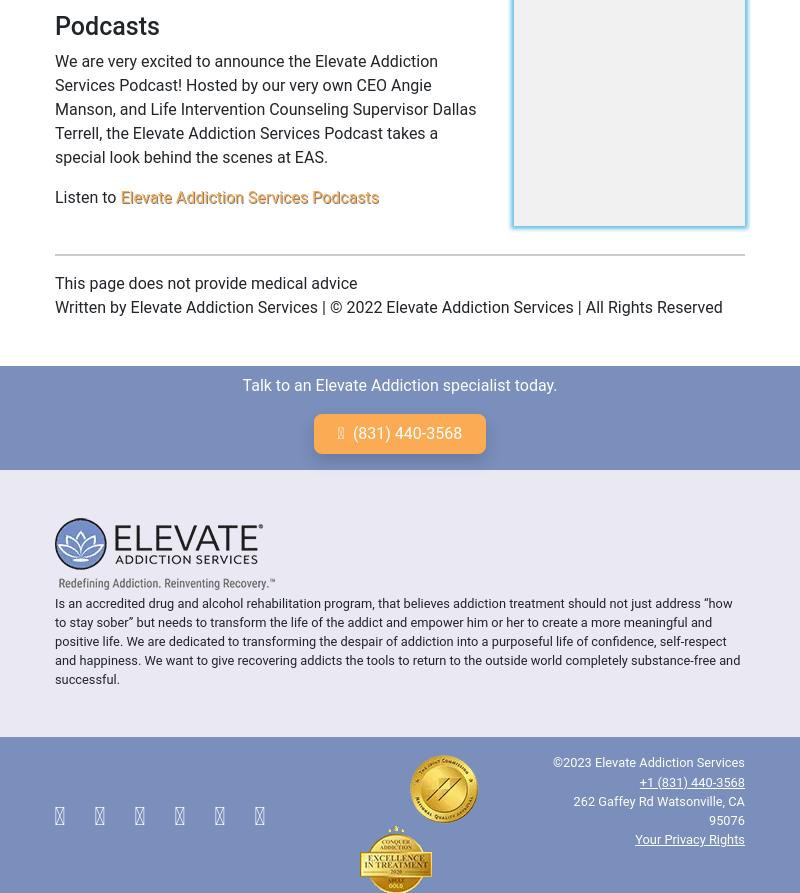 The height and width of the screenshot is (893, 800). Describe the element at coordinates (398, 384) in the screenshot. I see `'Talk to an Elevate Addiction specialist today.'` at that location.